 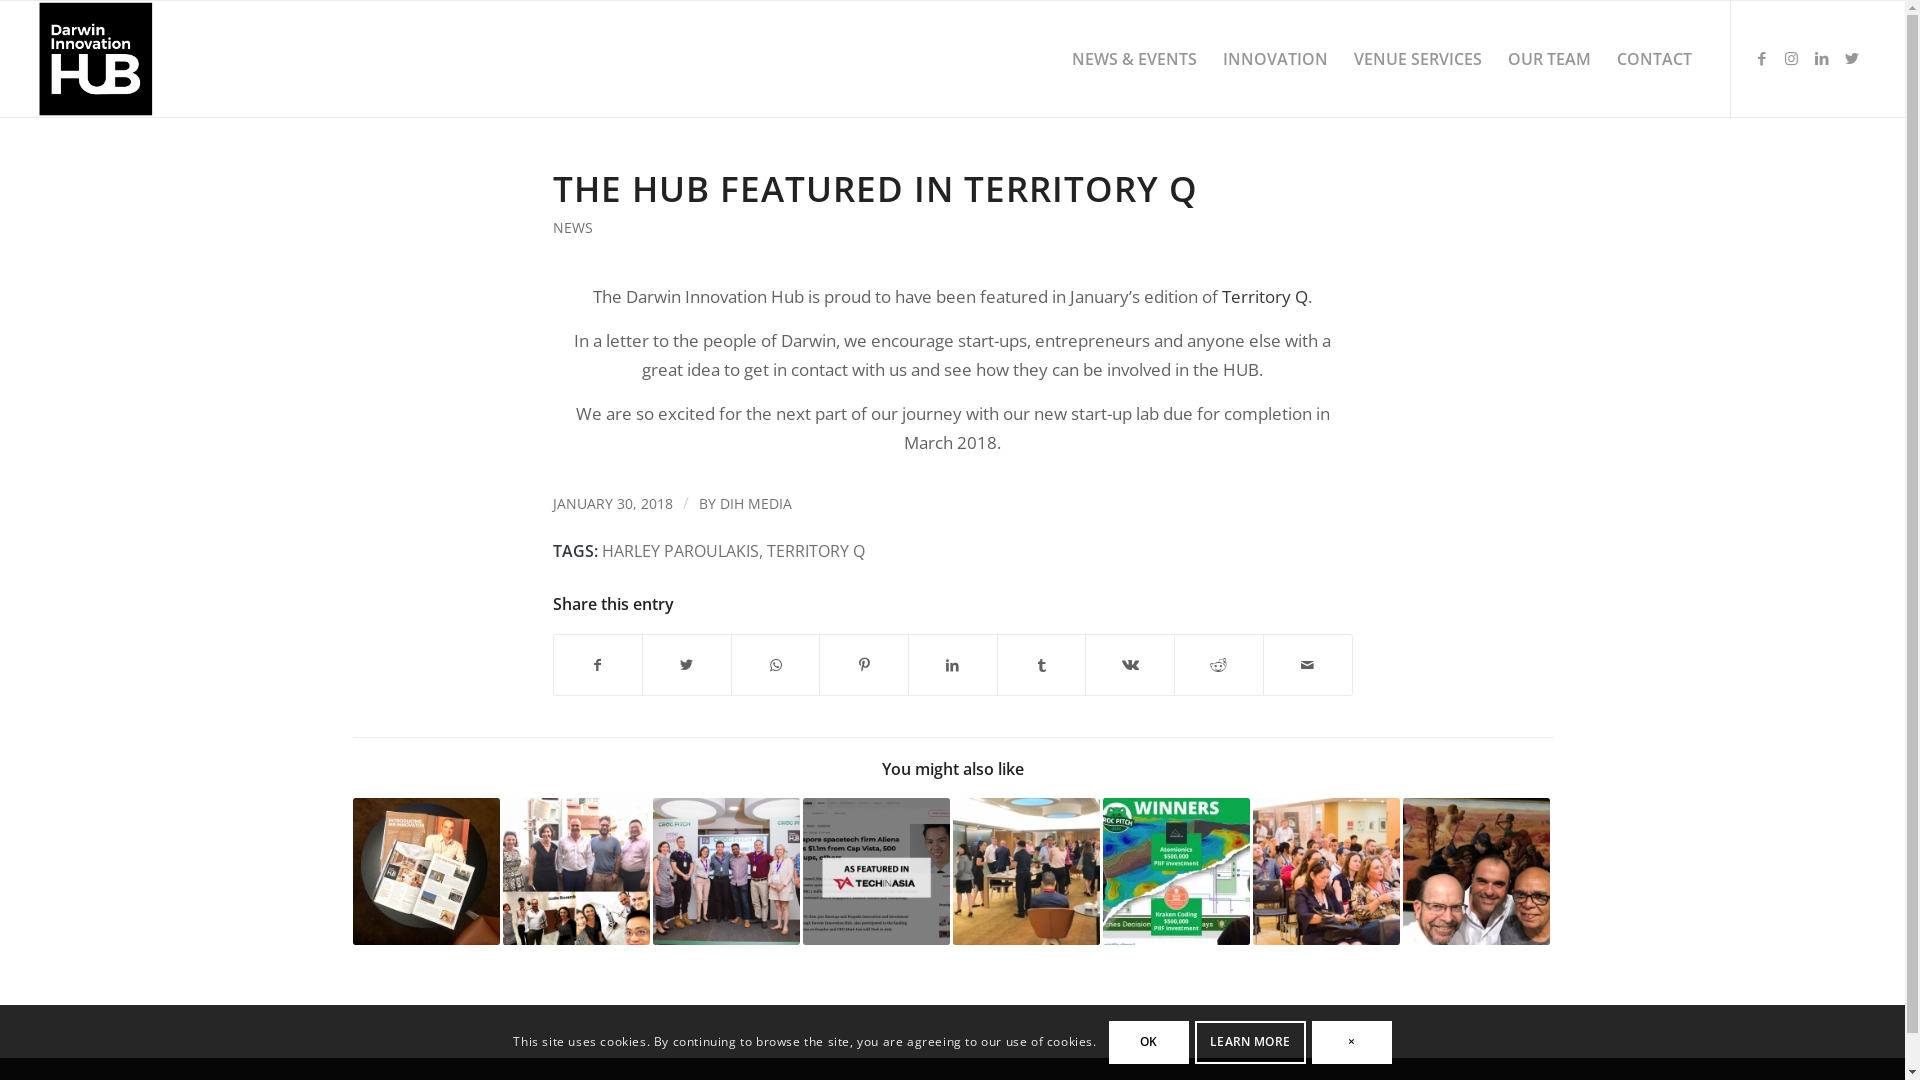 What do you see at coordinates (1134, 57) in the screenshot?
I see `'NEWS & EVENTS'` at bounding box center [1134, 57].